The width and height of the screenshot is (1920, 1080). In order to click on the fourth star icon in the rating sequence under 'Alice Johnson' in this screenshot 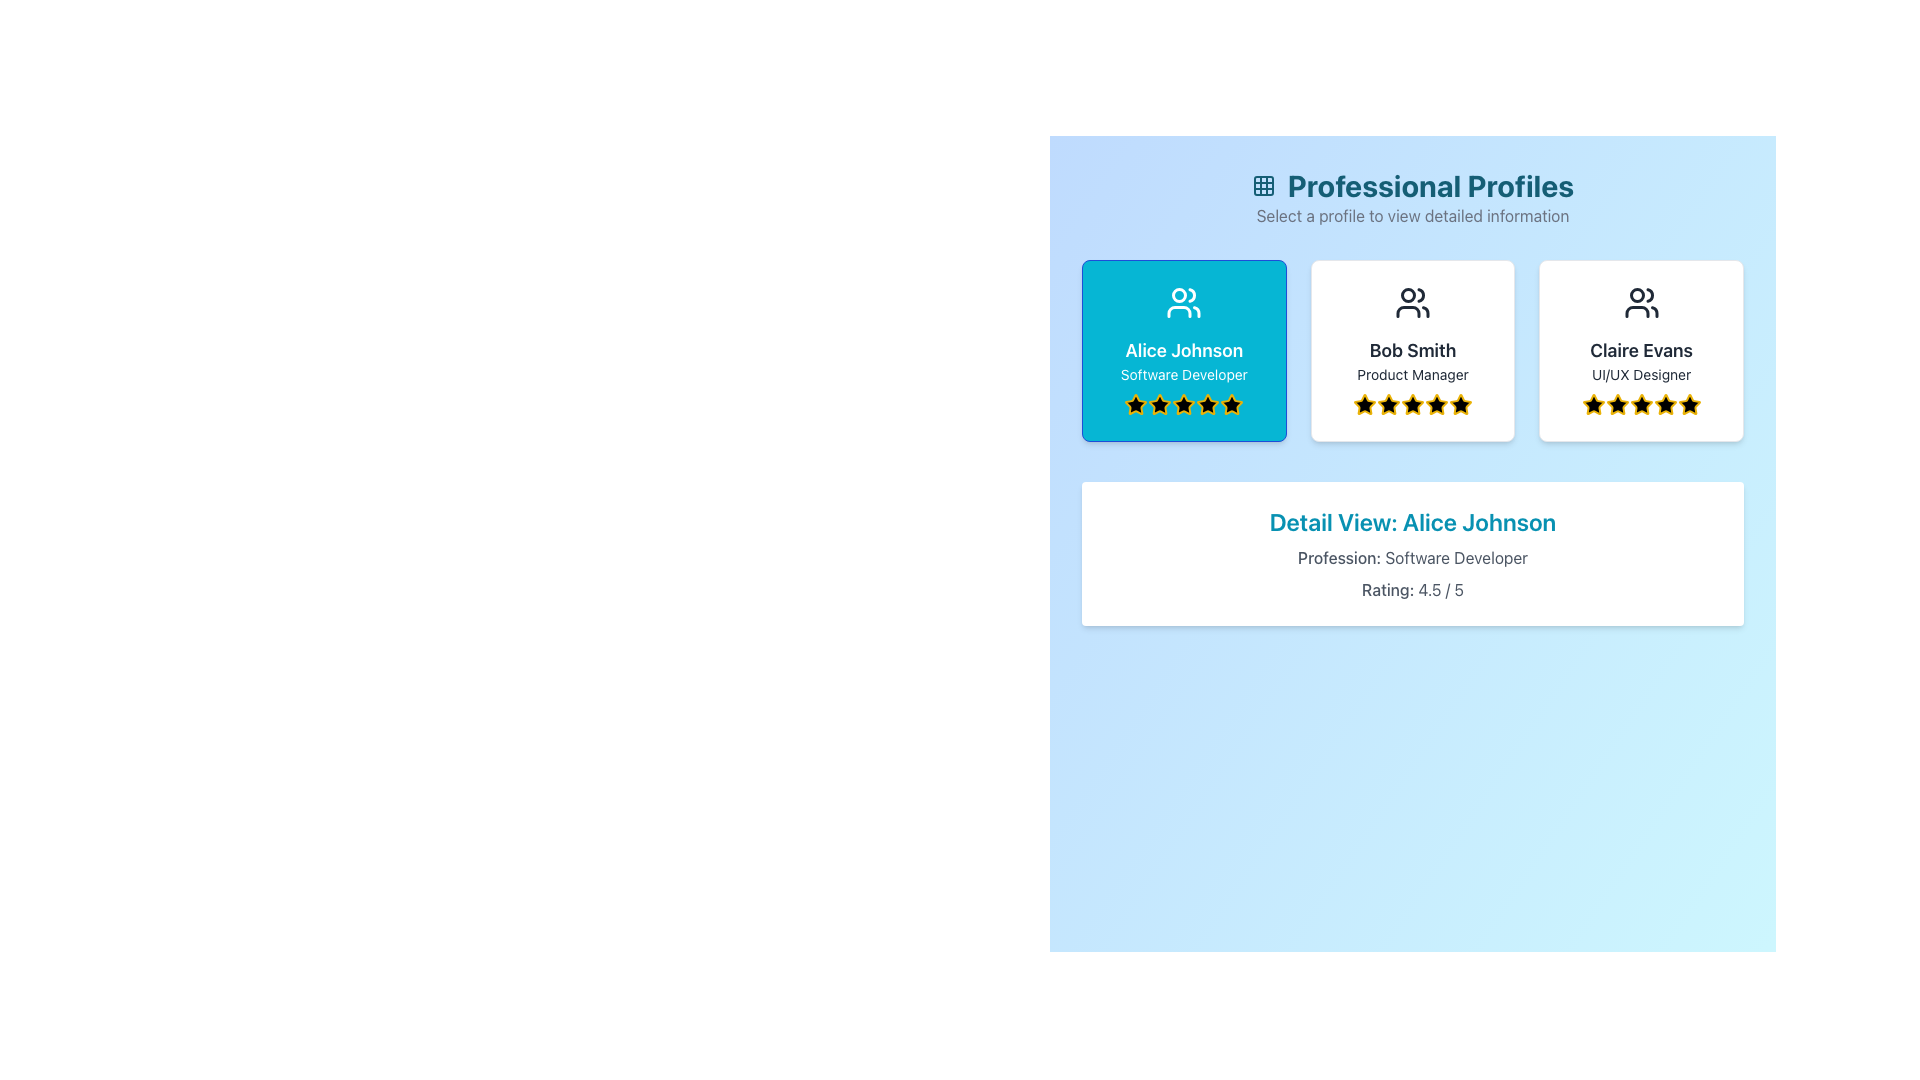, I will do `click(1184, 404)`.